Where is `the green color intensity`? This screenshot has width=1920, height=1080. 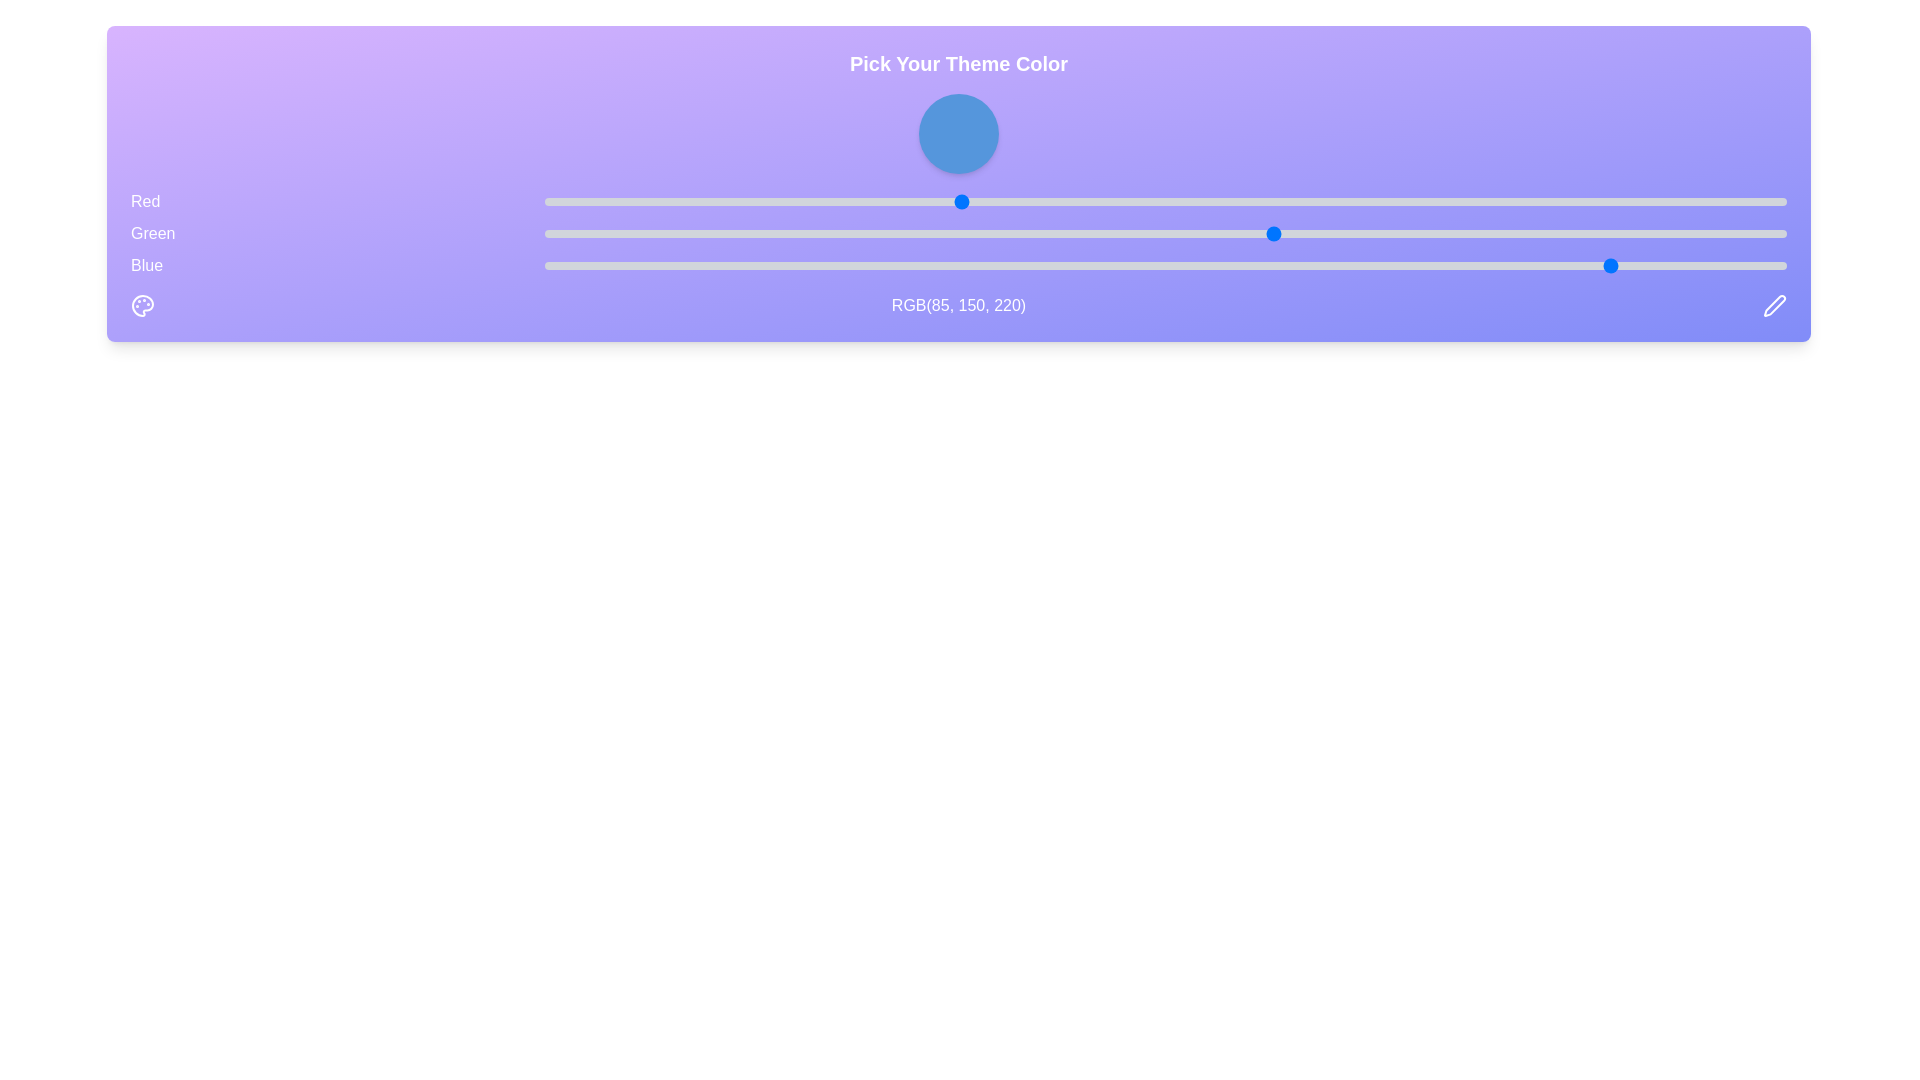
the green color intensity is located at coordinates (1722, 233).